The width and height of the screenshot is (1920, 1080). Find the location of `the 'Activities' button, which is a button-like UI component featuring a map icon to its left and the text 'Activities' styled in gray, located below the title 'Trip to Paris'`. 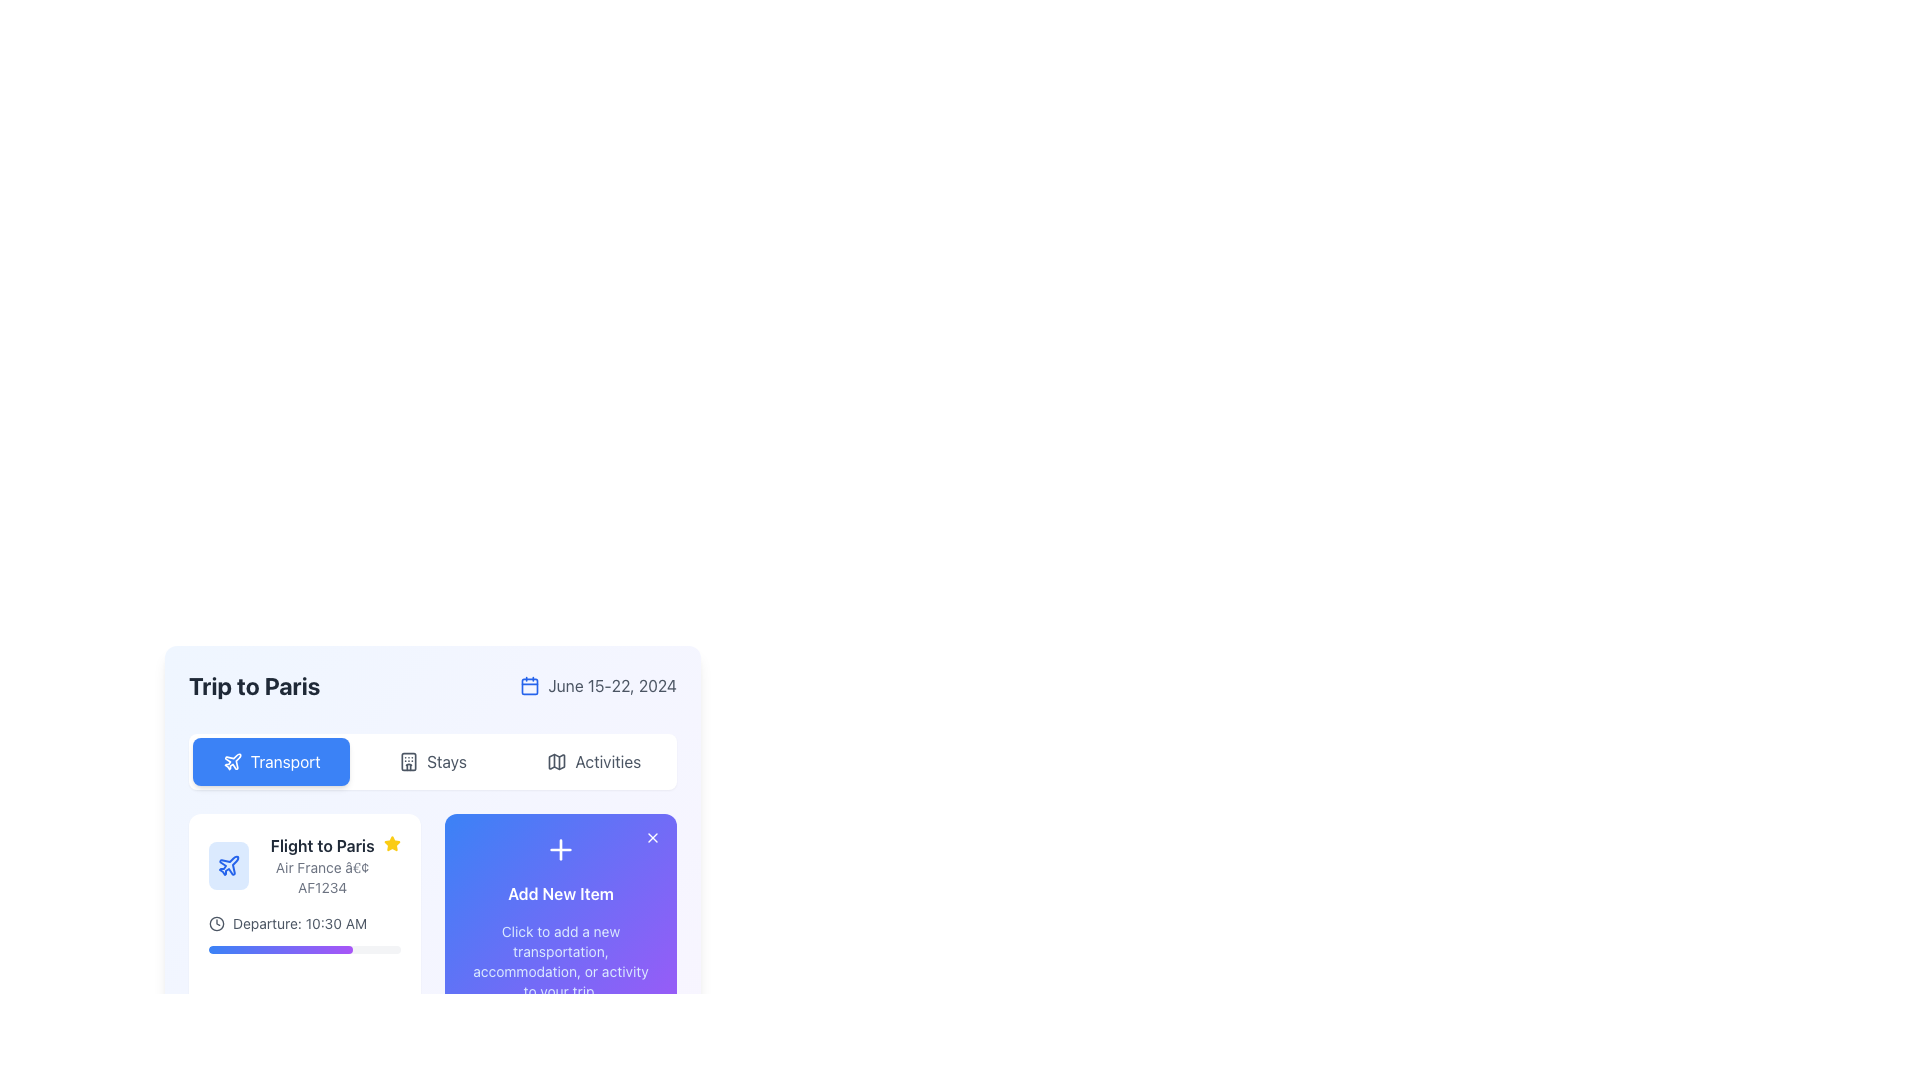

the 'Activities' button, which is a button-like UI component featuring a map icon to its left and the text 'Activities' styled in gray, located below the title 'Trip to Paris' is located at coordinates (593, 762).